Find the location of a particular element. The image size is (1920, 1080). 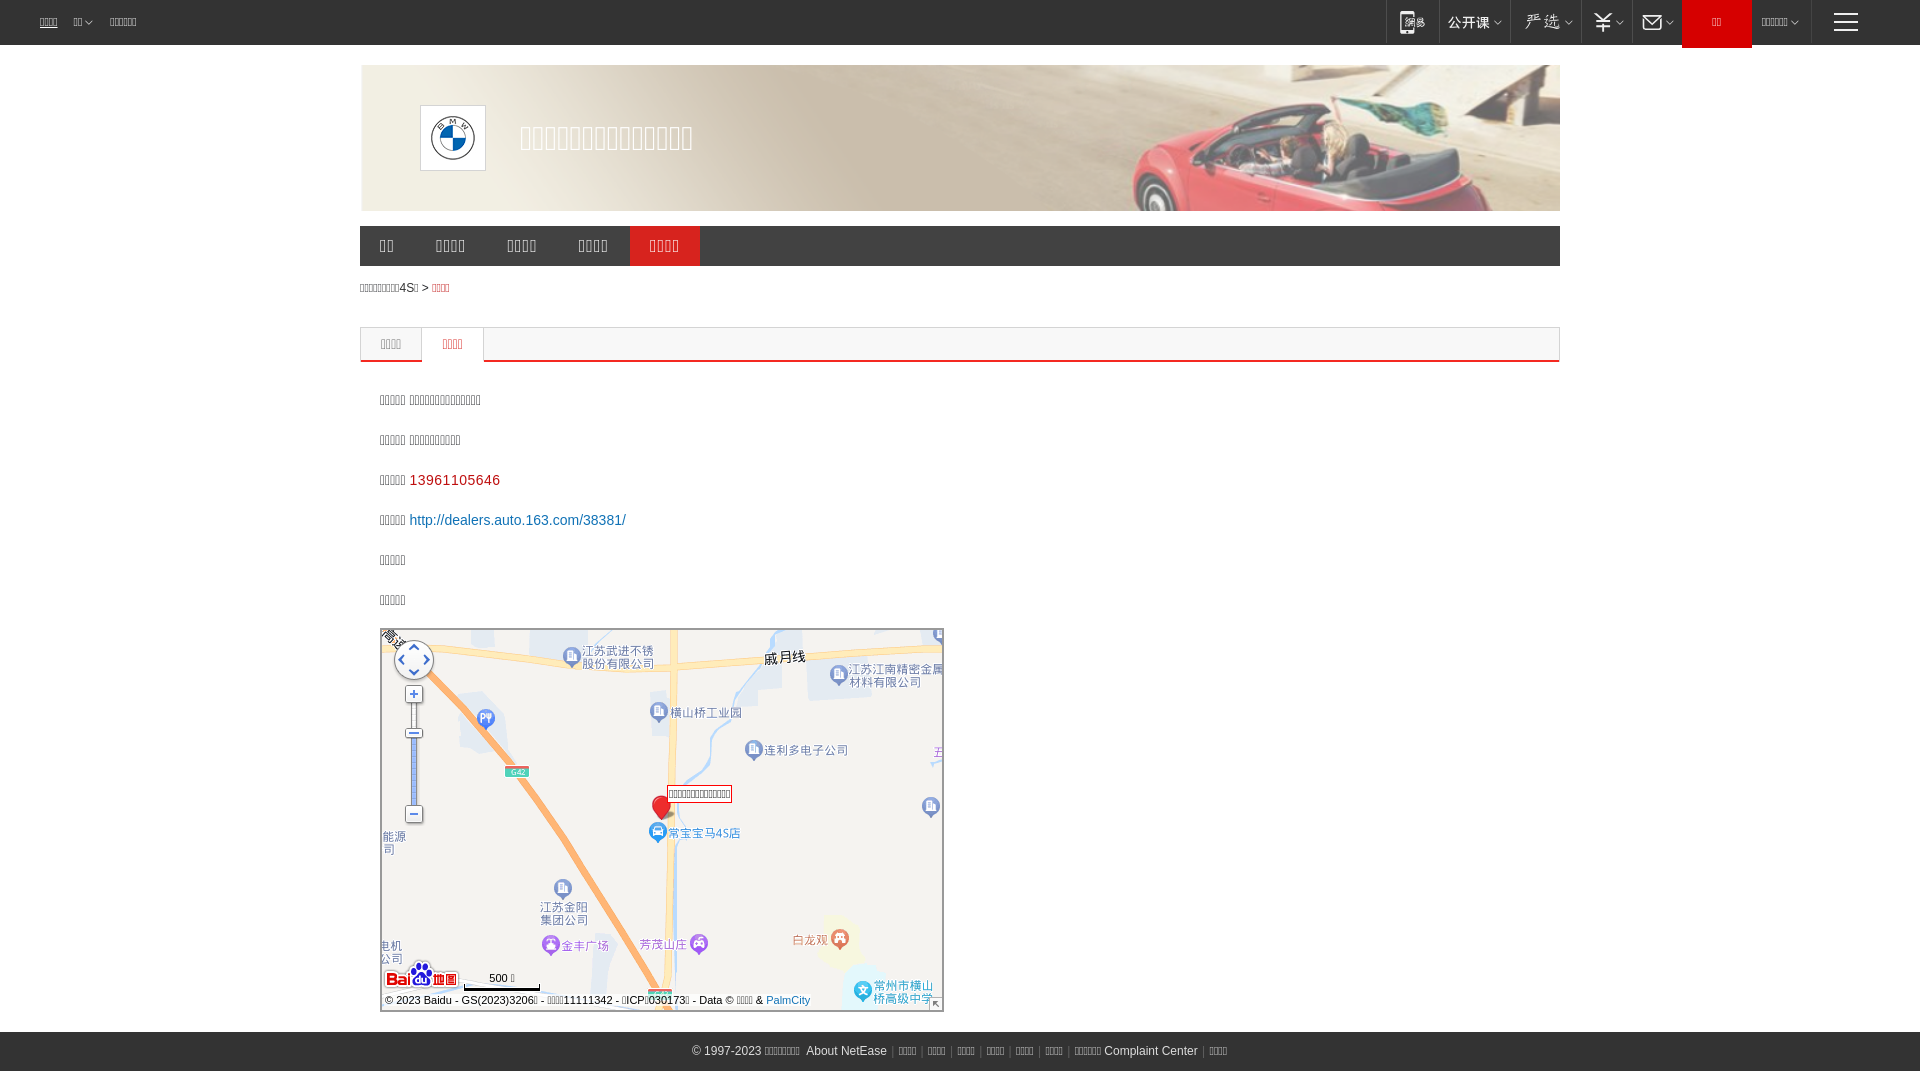

'http://dealers.auto.163.com/38381/' is located at coordinates (517, 519).